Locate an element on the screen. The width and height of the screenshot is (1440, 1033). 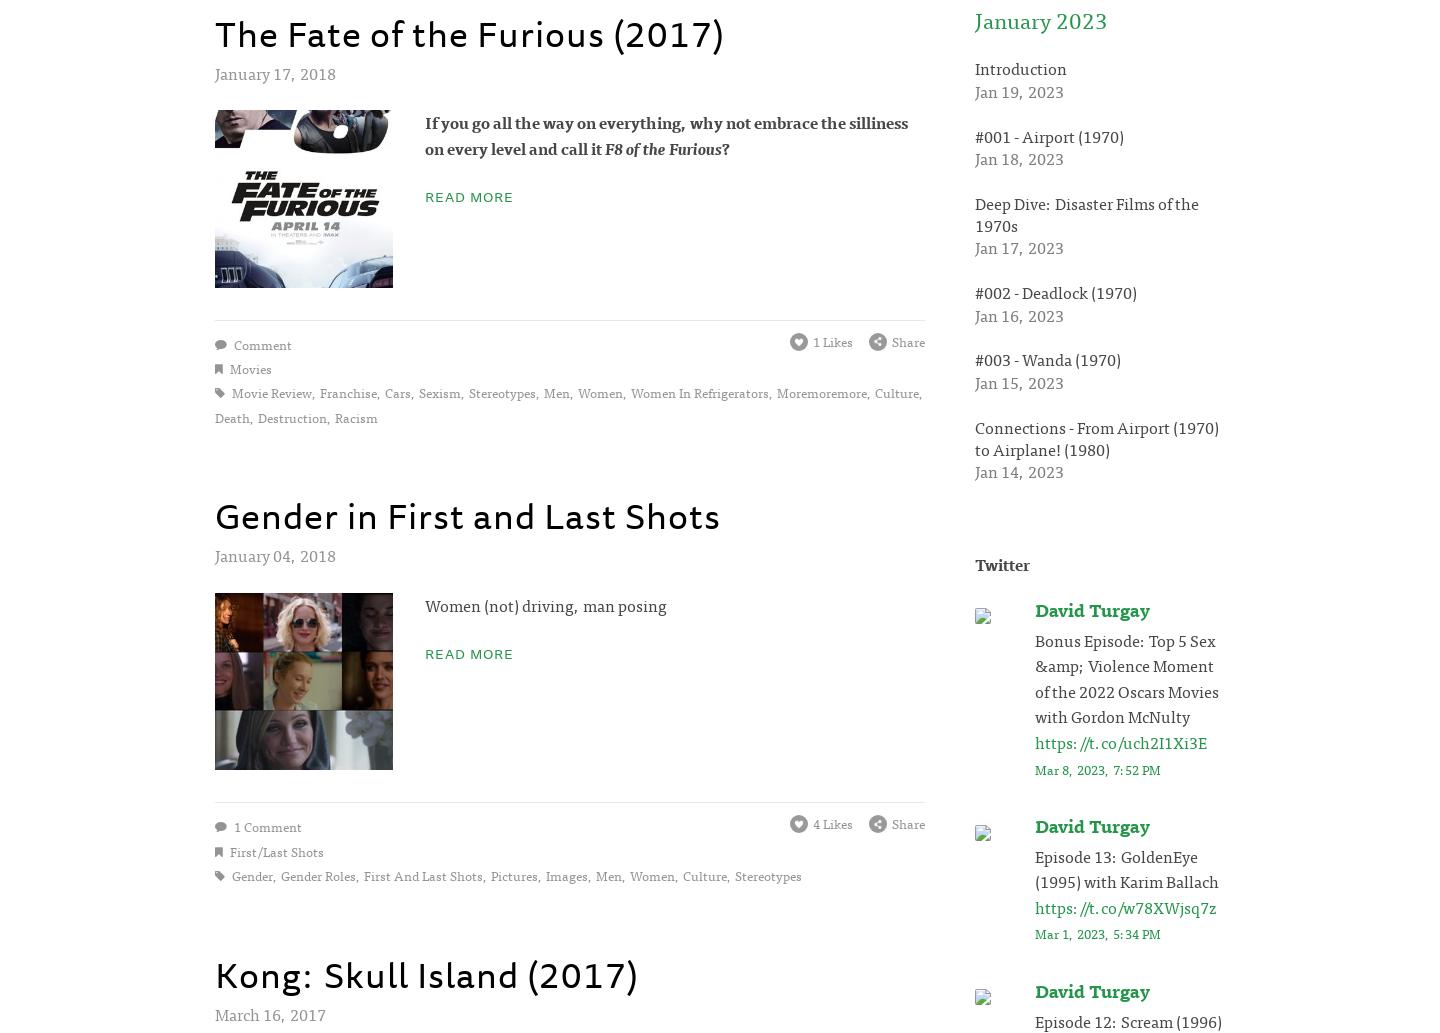
'movie review' is located at coordinates (270, 392).